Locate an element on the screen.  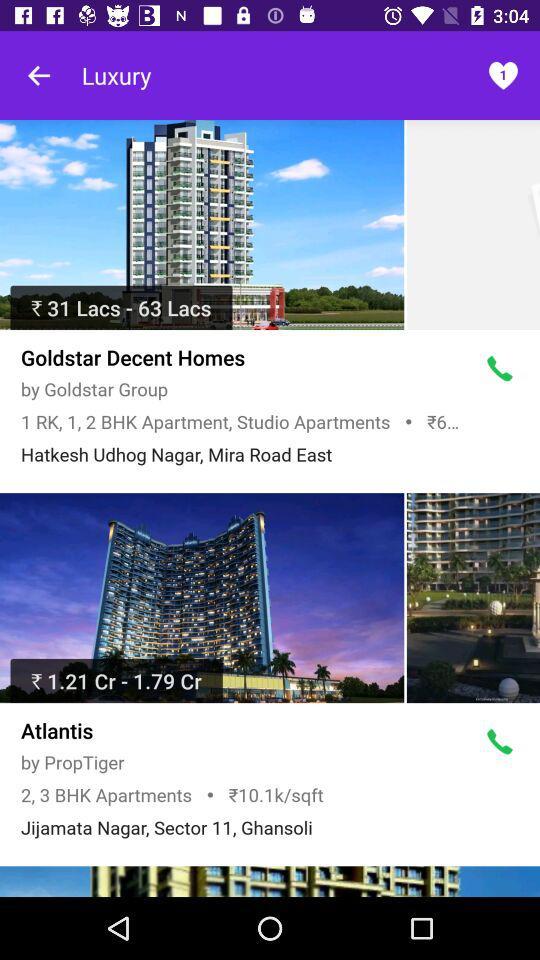
choose image is located at coordinates (270, 880).